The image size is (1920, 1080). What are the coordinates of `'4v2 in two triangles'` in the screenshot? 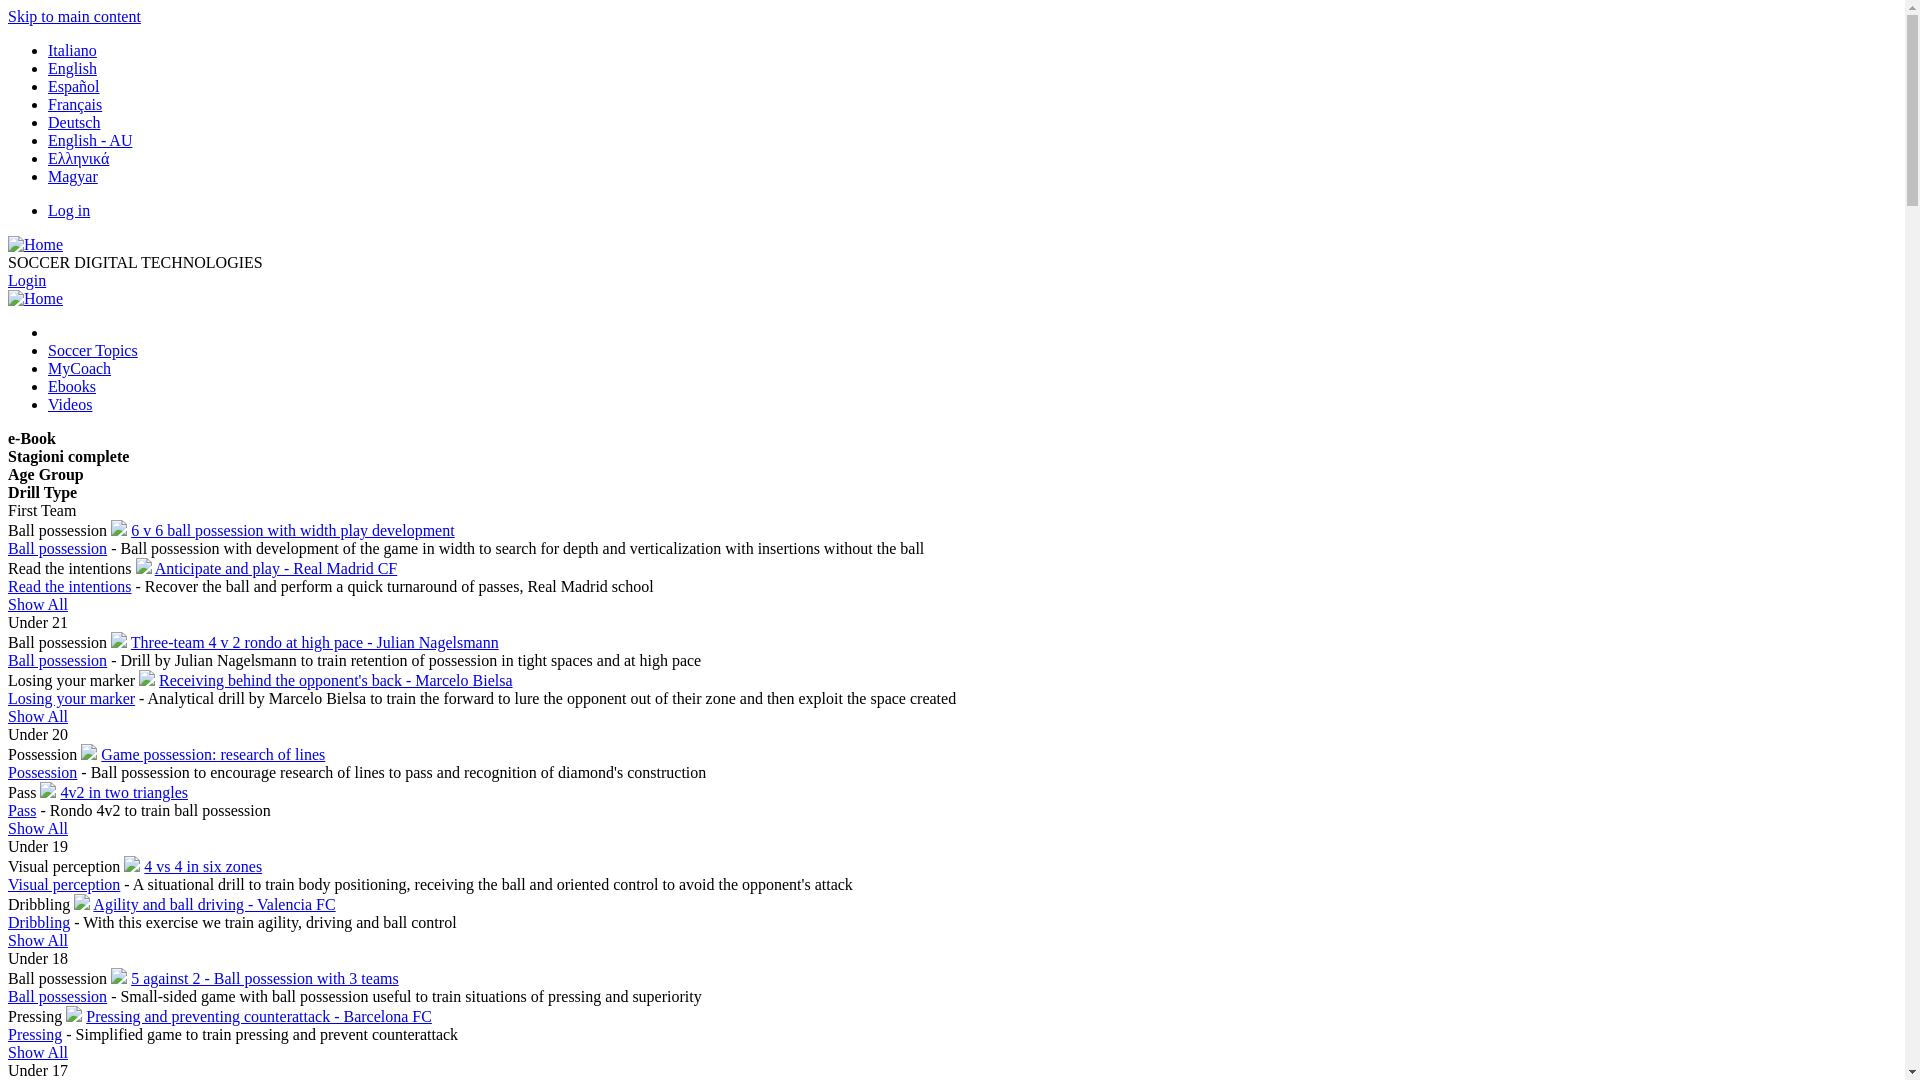 It's located at (123, 791).